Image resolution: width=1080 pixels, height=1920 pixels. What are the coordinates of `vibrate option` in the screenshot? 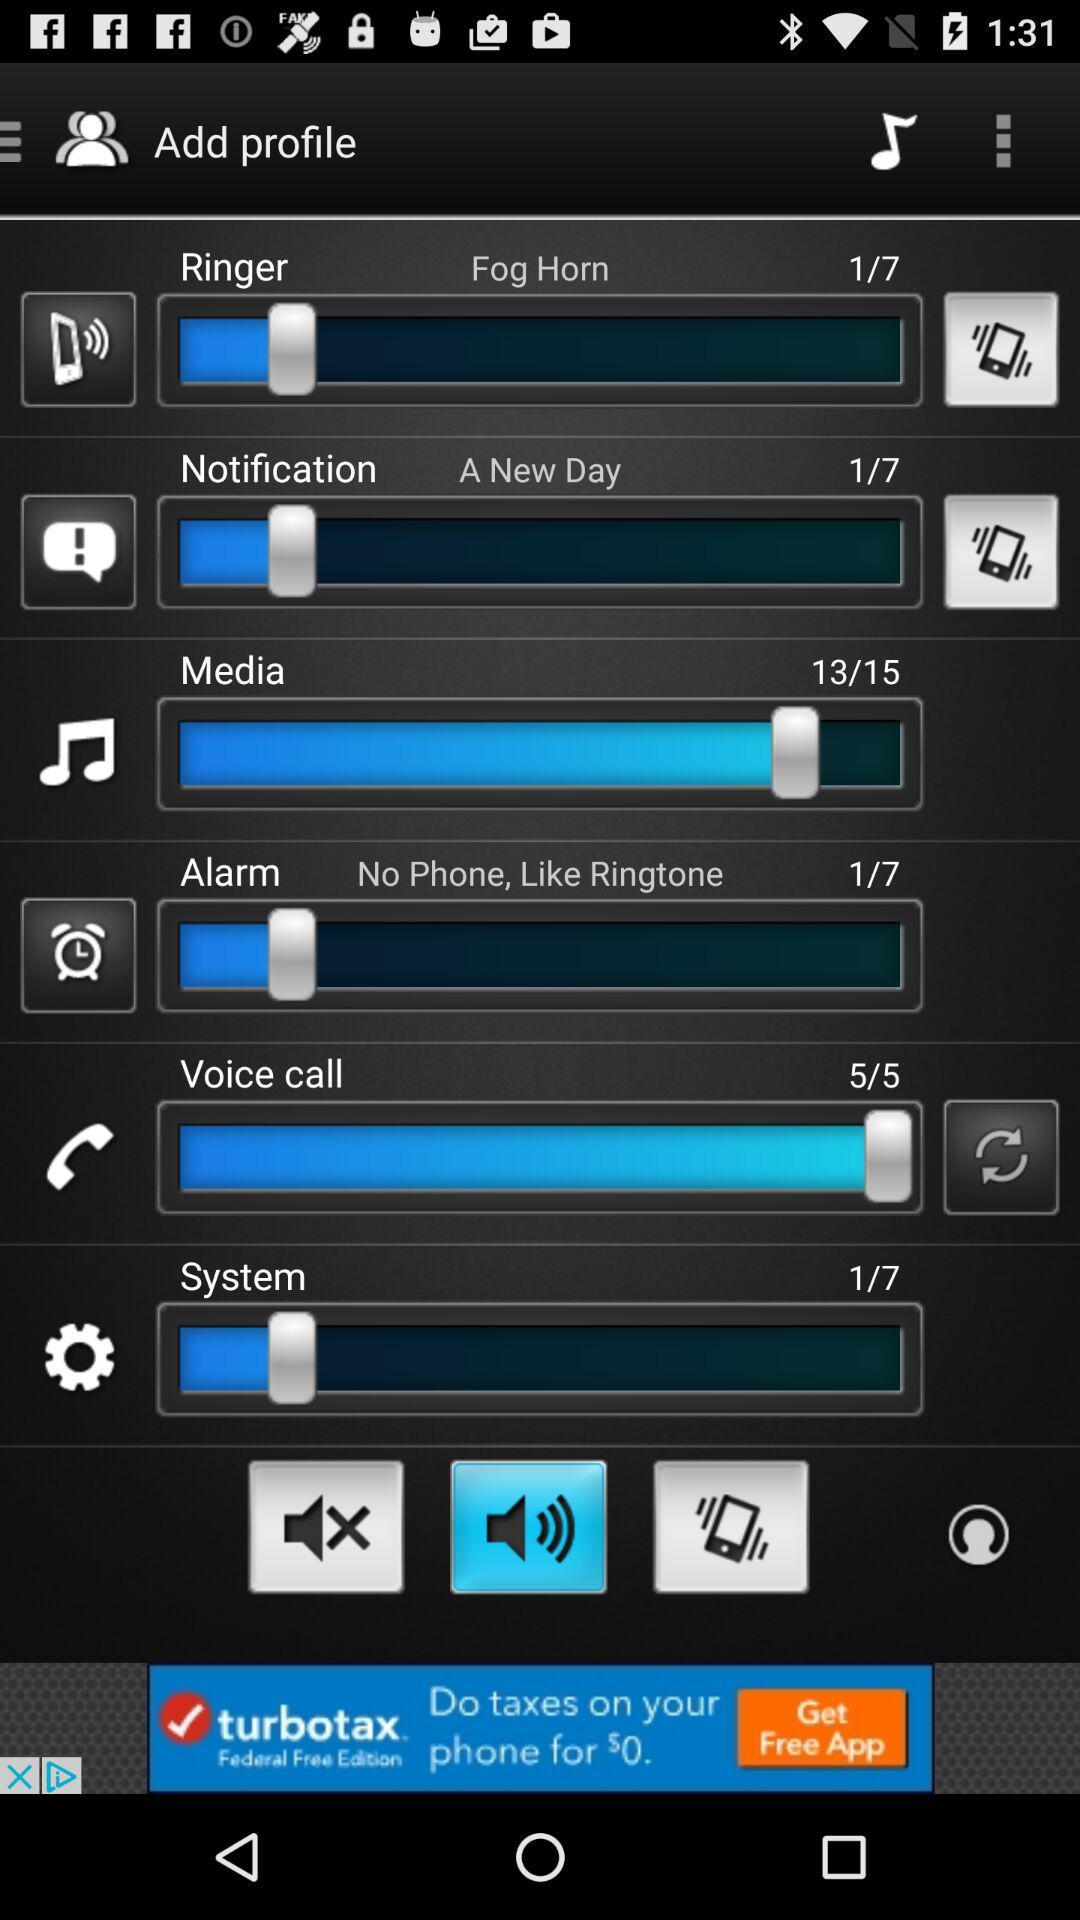 It's located at (731, 1525).